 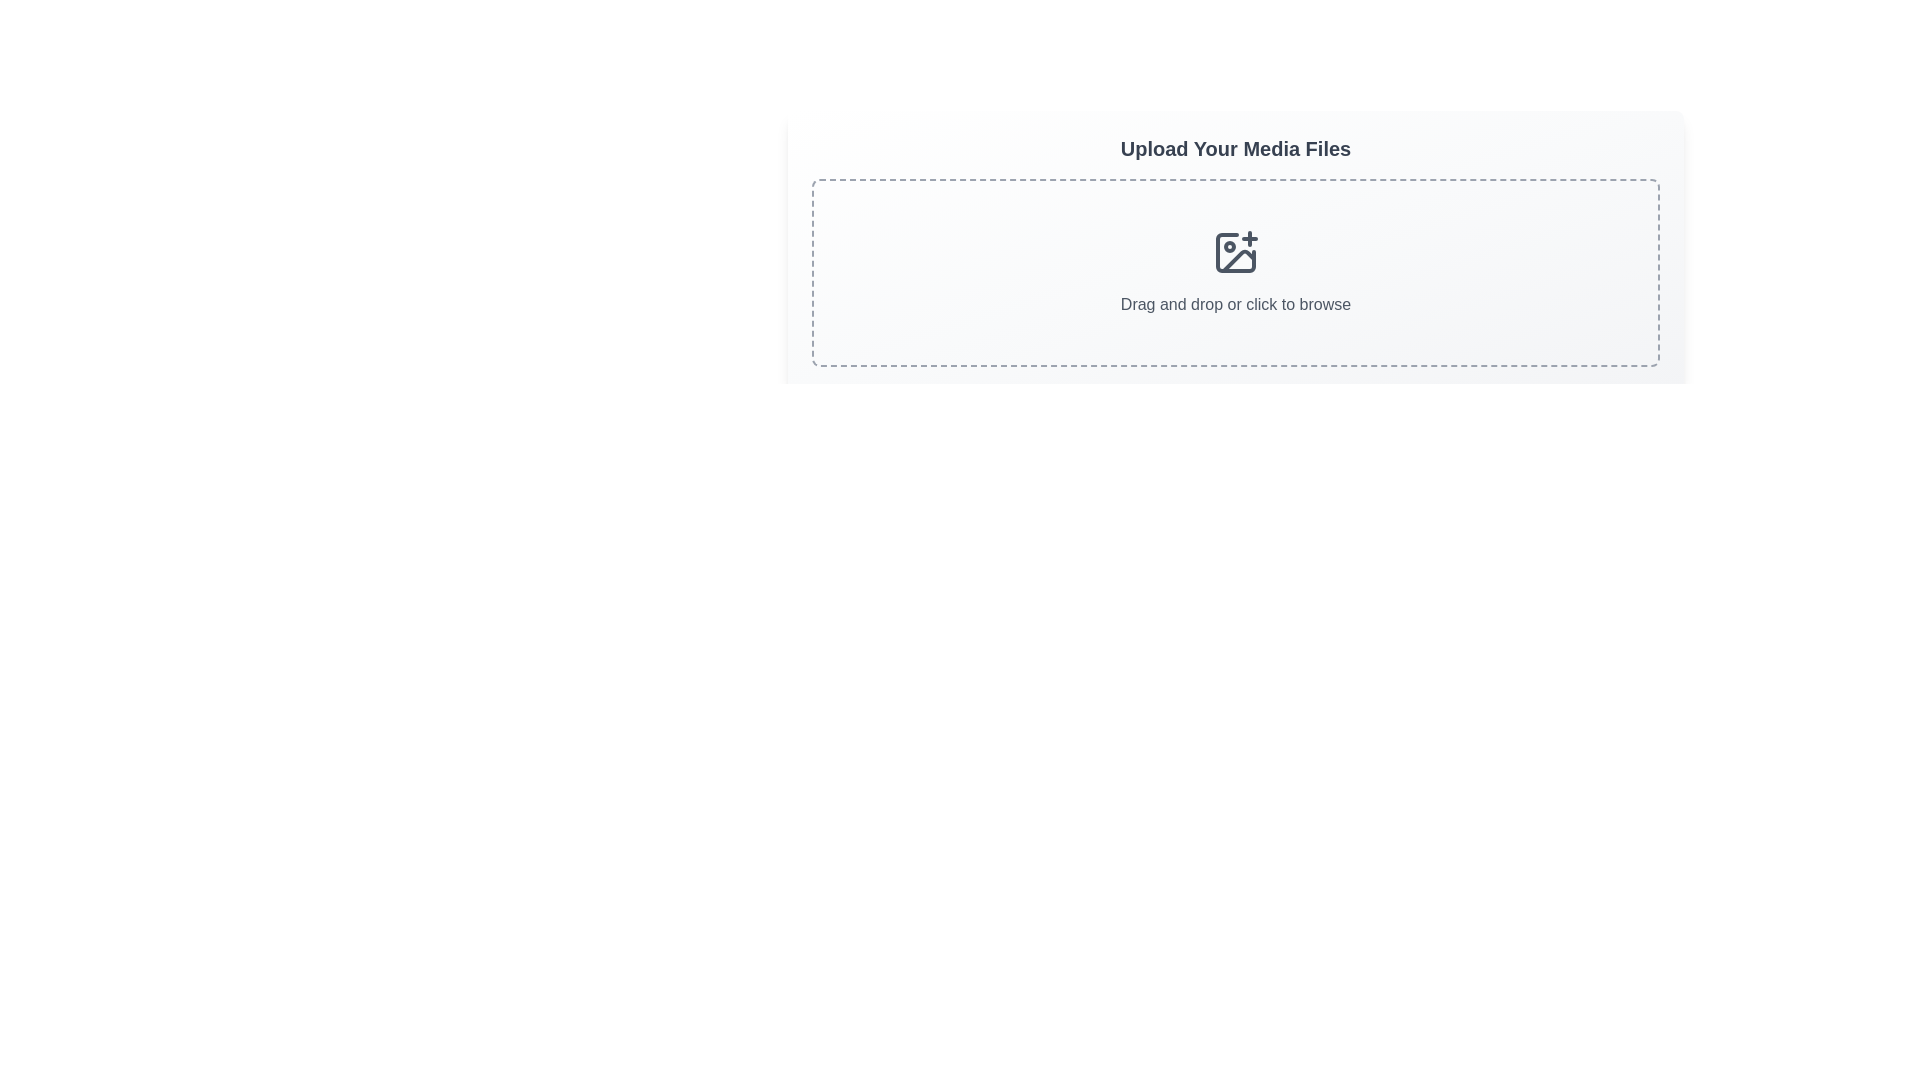 I want to click on the Interactive upload area that has a gradient background and bold text 'Upload Your Media Files', so click(x=1235, y=249).